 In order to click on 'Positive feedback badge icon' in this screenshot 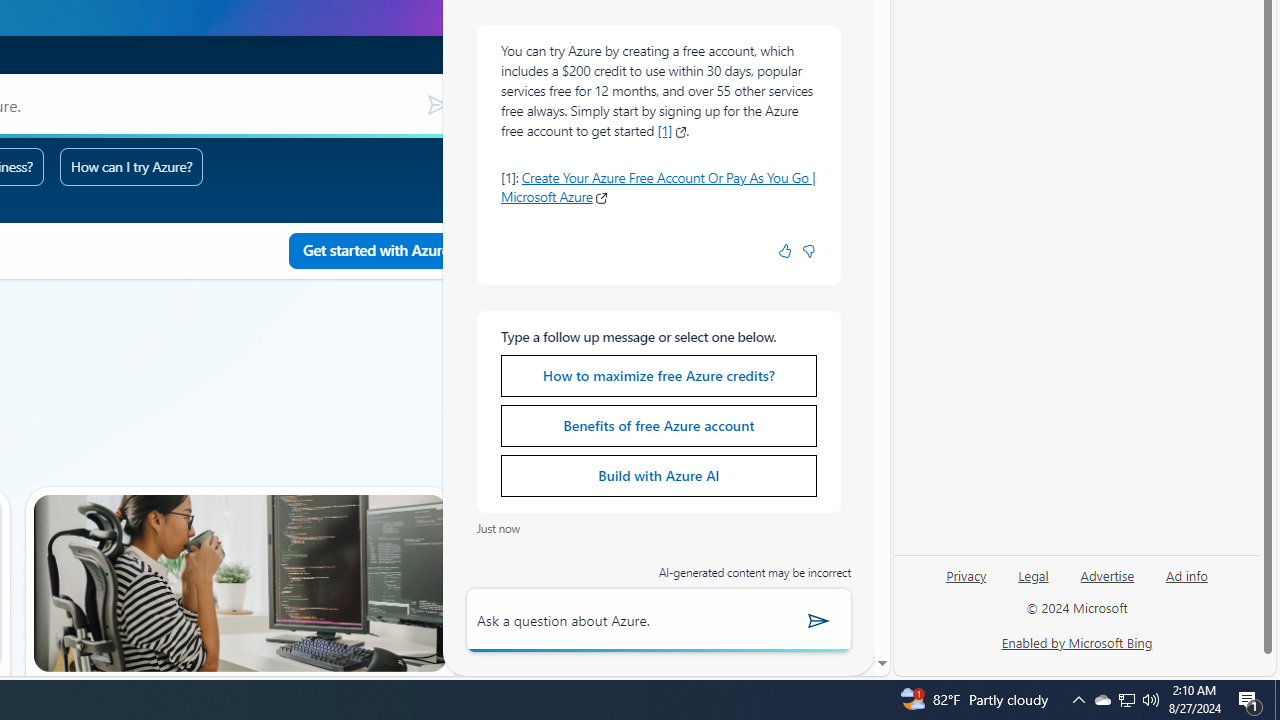, I will do `click(784, 250)`.